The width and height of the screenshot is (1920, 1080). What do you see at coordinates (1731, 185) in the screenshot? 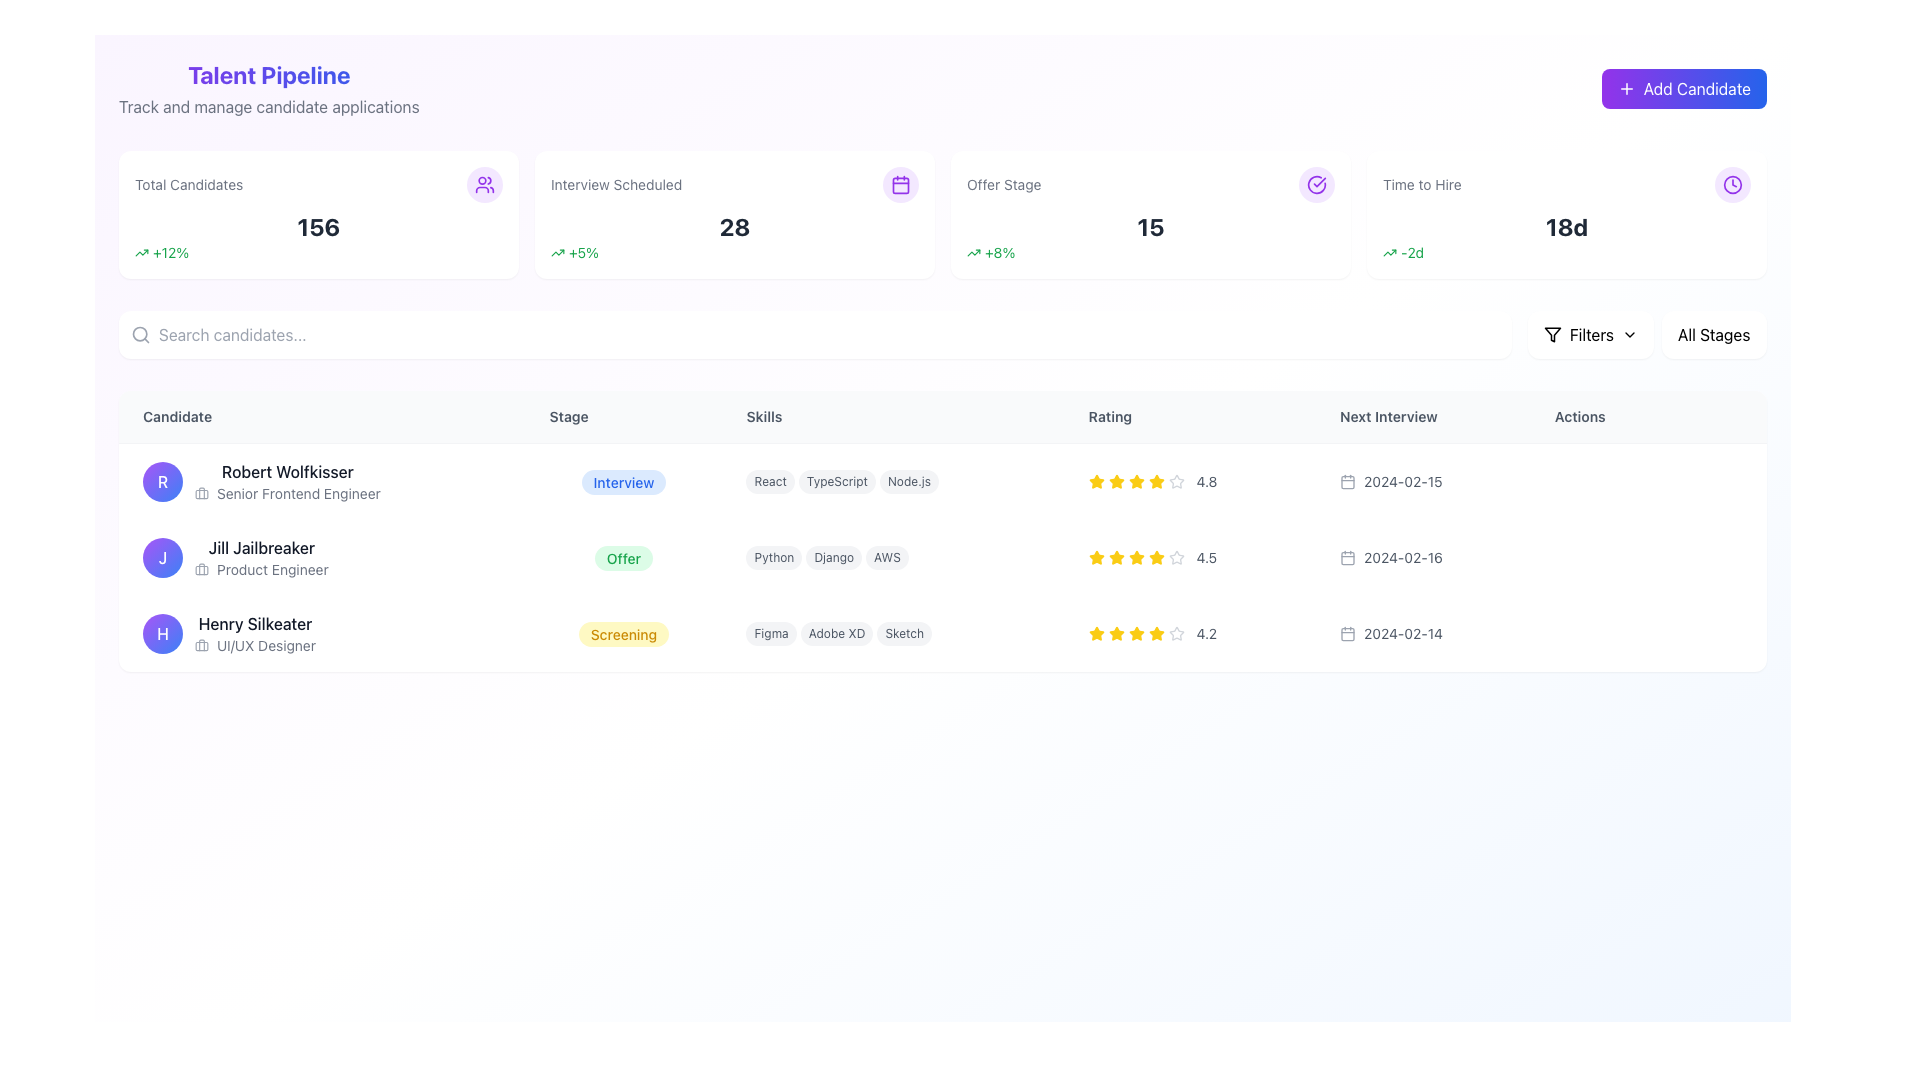
I see `the decorative or informative icon representing the 'Time to Hire' metric located in the top right corner of the 'Time to Hire' card, adjacent to the numerical data ('18d')` at bounding box center [1731, 185].